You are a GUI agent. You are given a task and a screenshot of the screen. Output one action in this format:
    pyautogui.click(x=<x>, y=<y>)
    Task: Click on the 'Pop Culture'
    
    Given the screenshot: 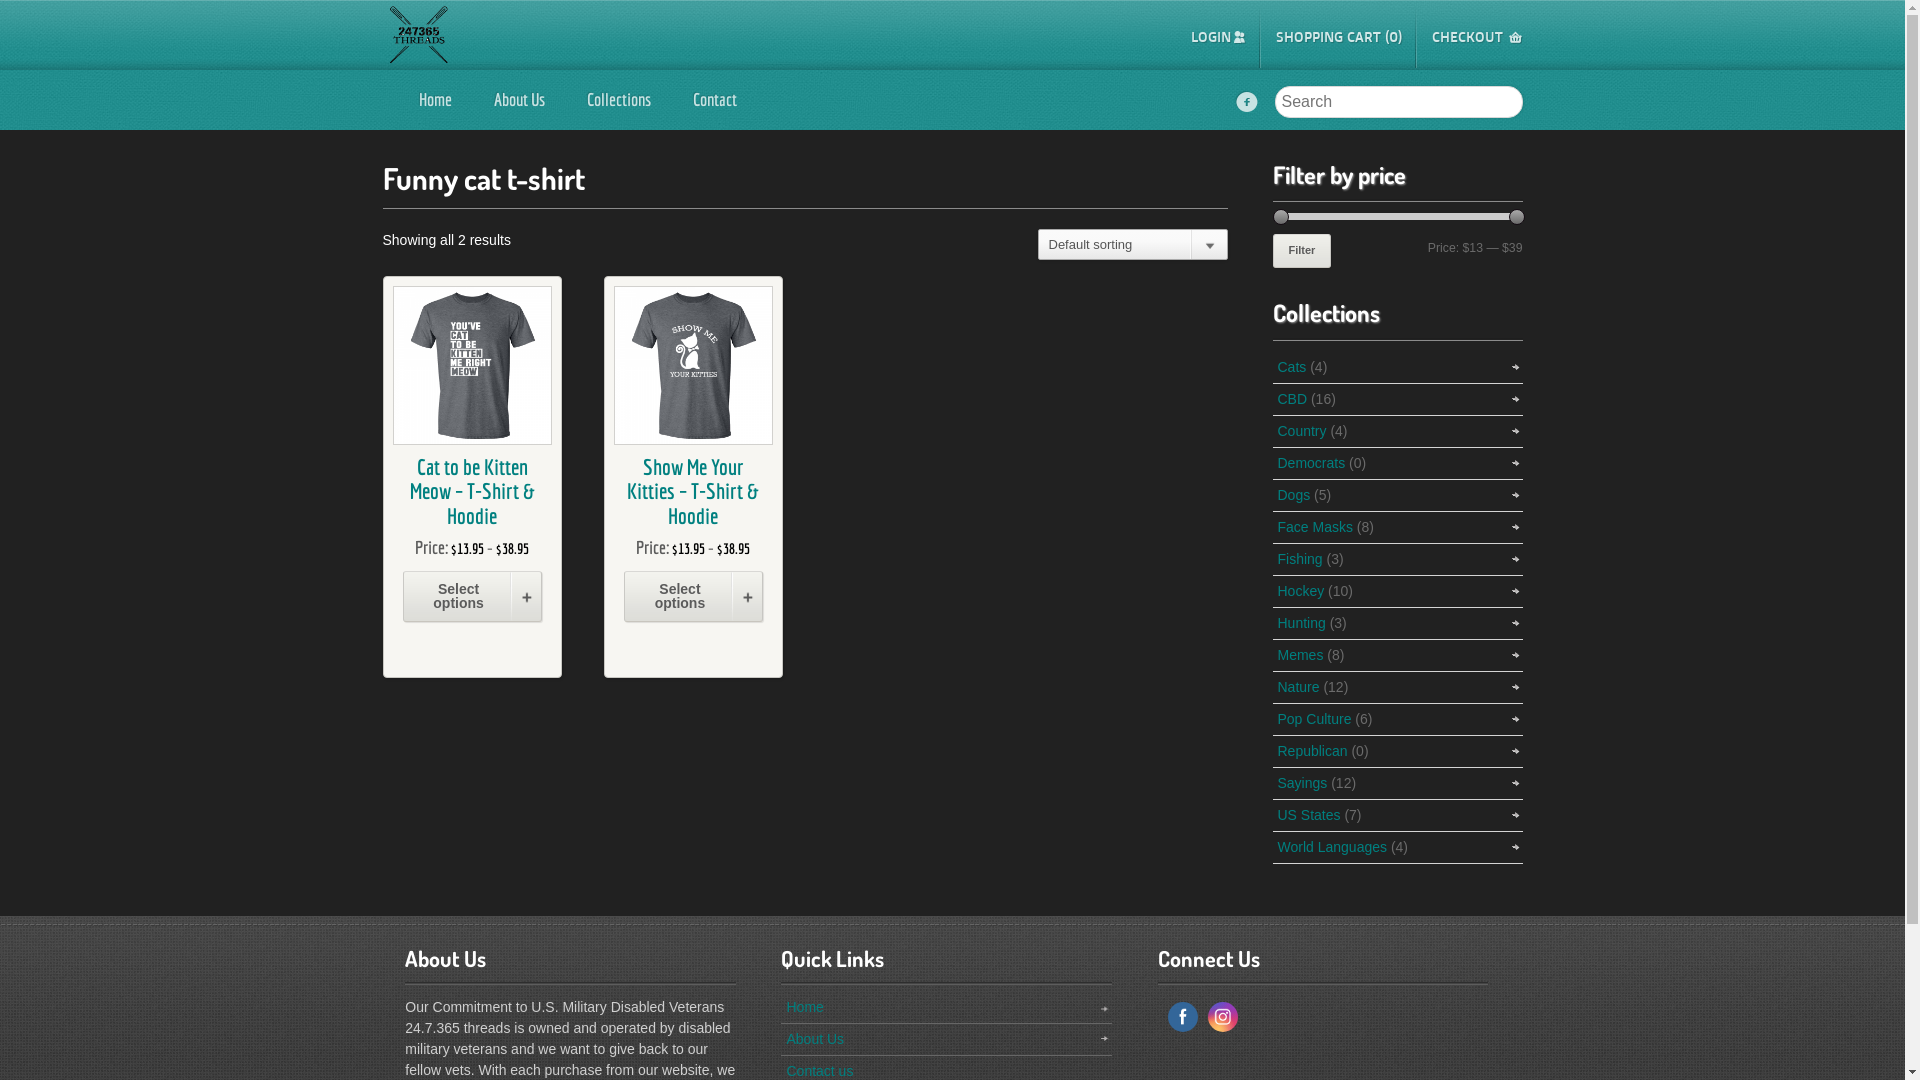 What is the action you would take?
    pyautogui.click(x=1315, y=717)
    